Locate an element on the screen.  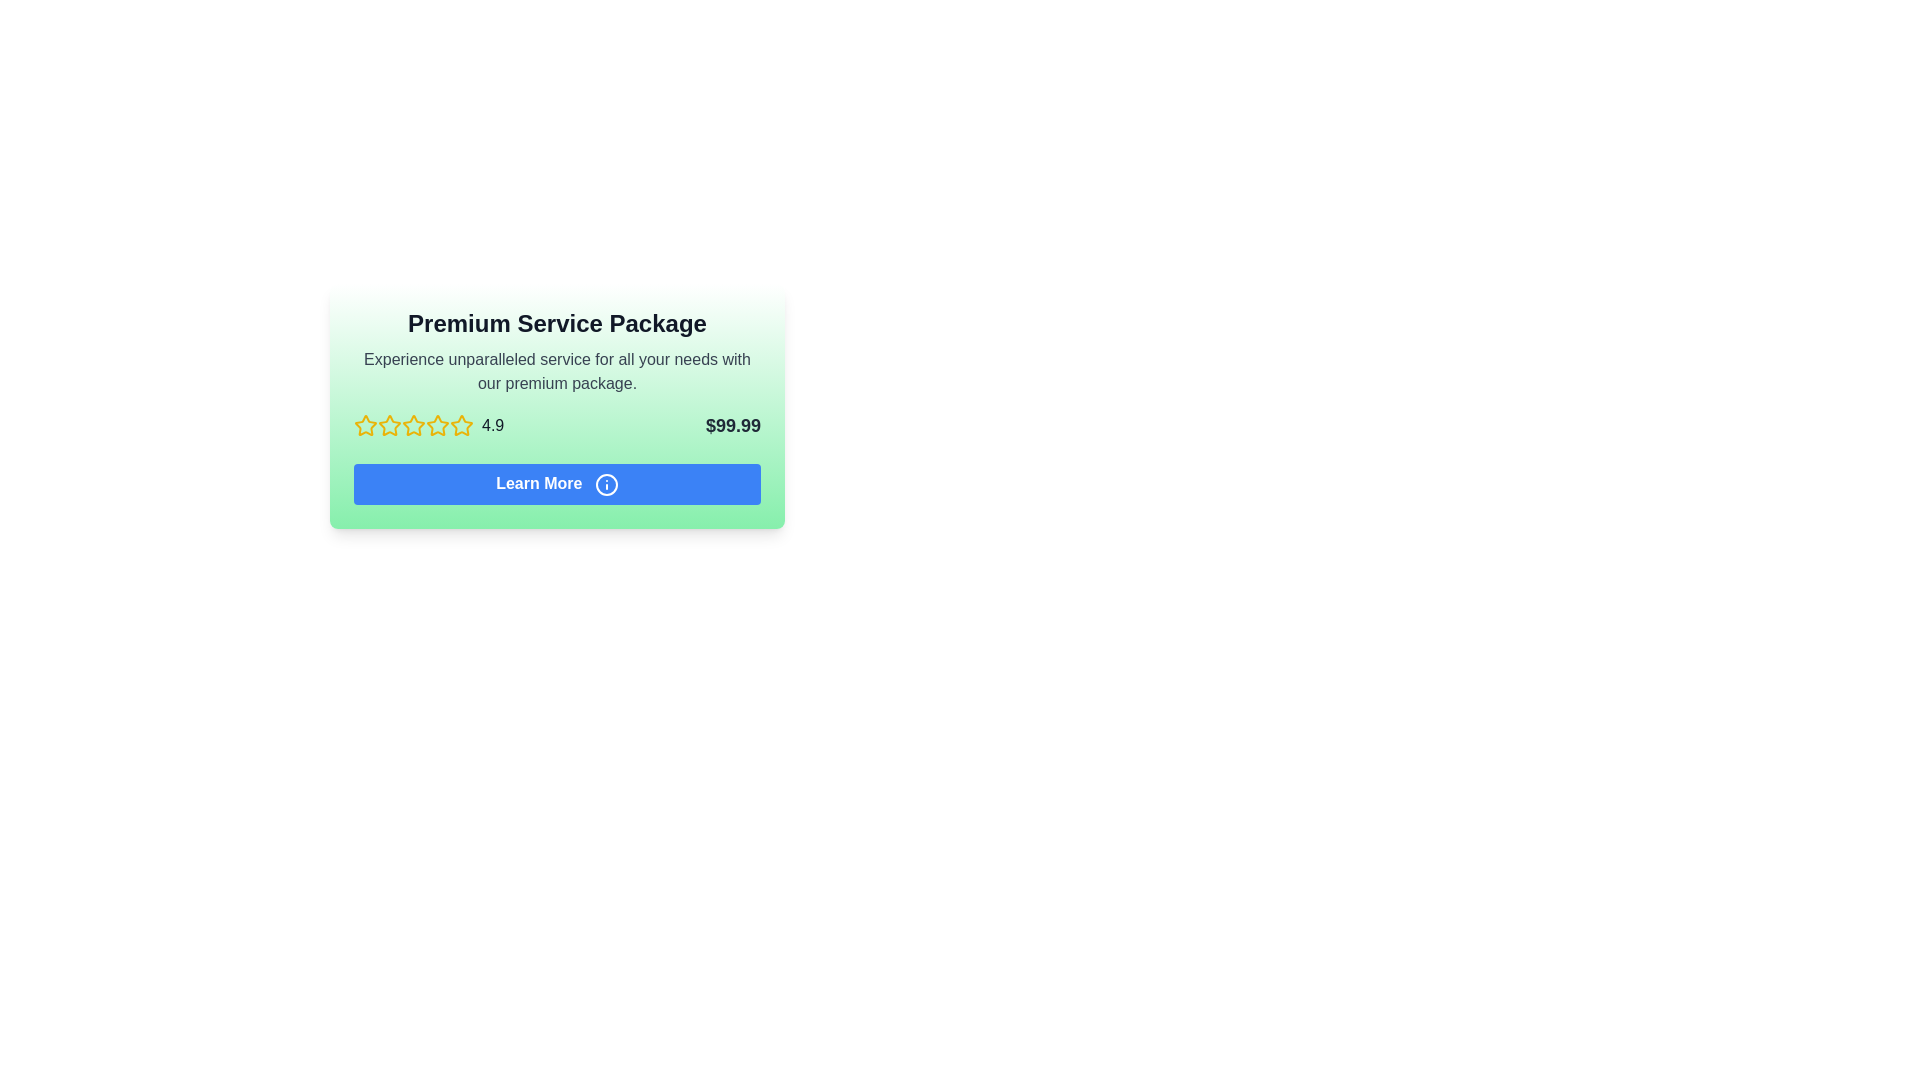
the star icons in the Rating display component for tooltip information is located at coordinates (428, 424).